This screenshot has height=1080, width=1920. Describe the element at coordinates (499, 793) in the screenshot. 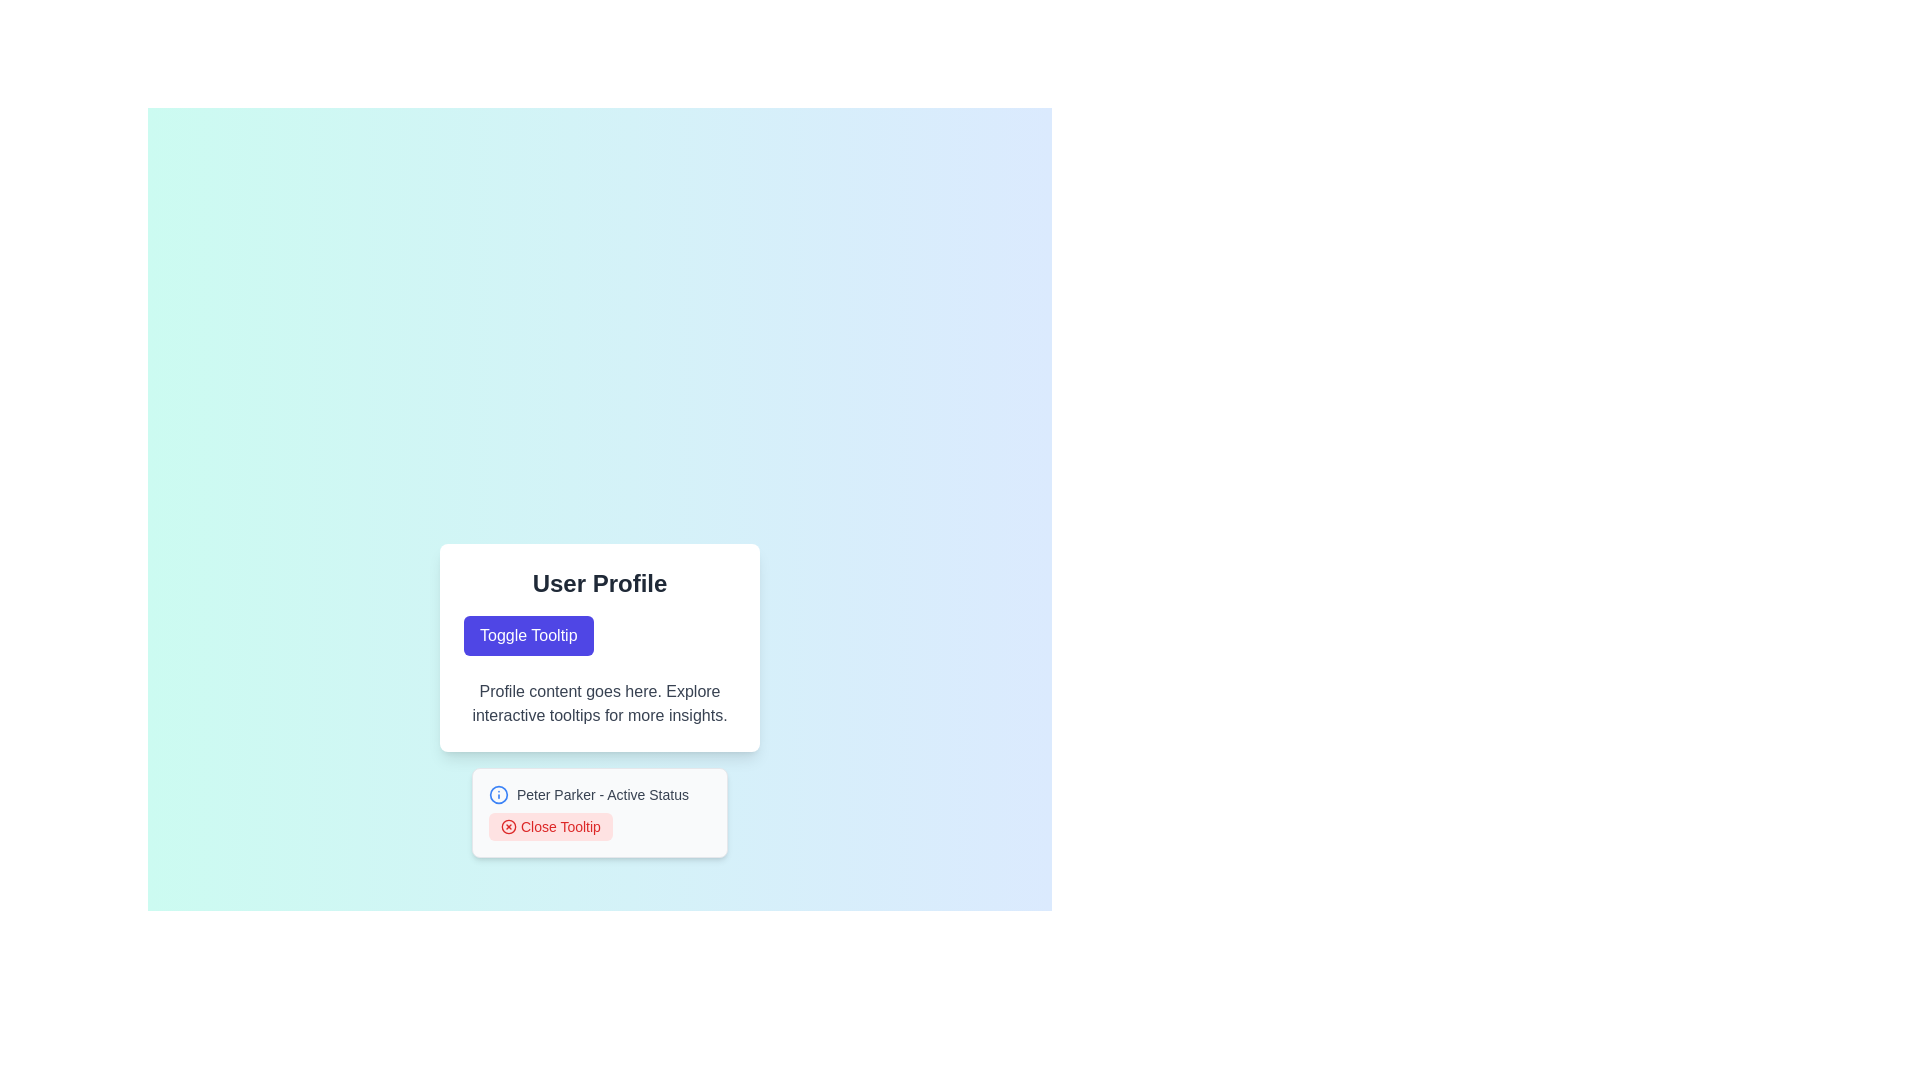

I see `the status indicator icon located at the leftmost position in the group containing 'Peter Parker - Active Status' at the bottom of the card` at that location.